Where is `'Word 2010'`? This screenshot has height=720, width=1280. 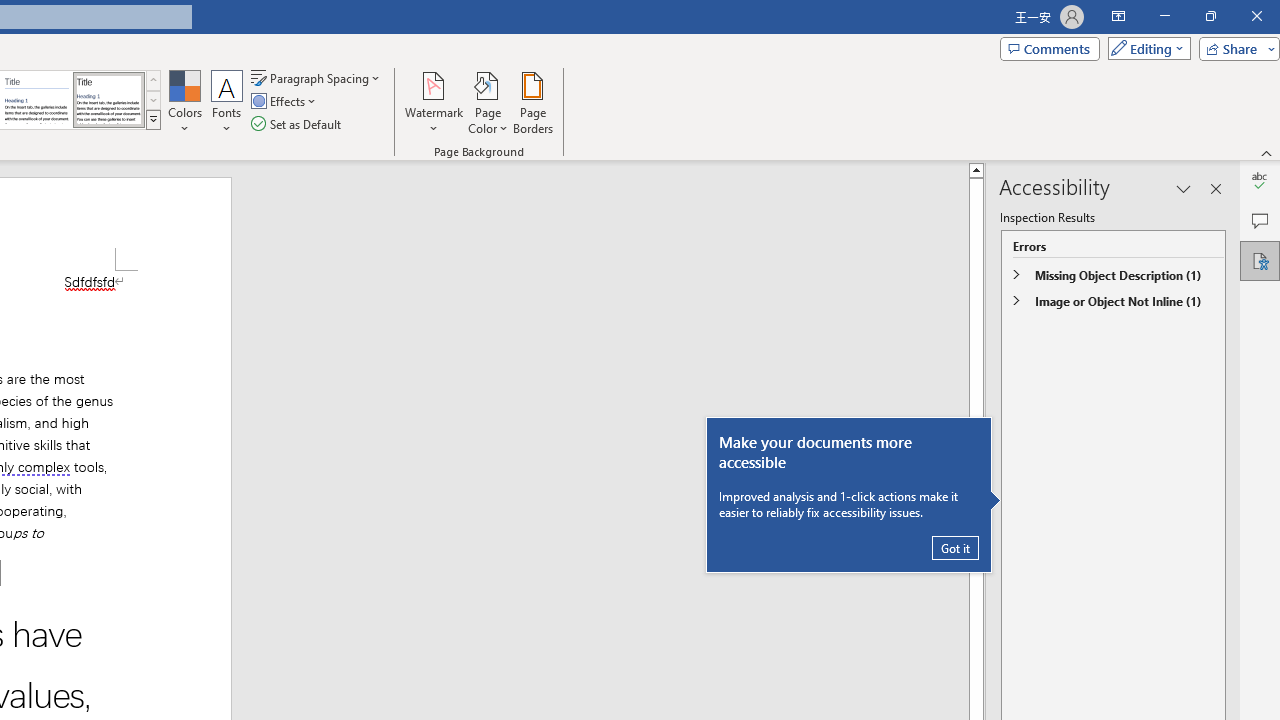
'Word 2010' is located at coordinates (37, 100).